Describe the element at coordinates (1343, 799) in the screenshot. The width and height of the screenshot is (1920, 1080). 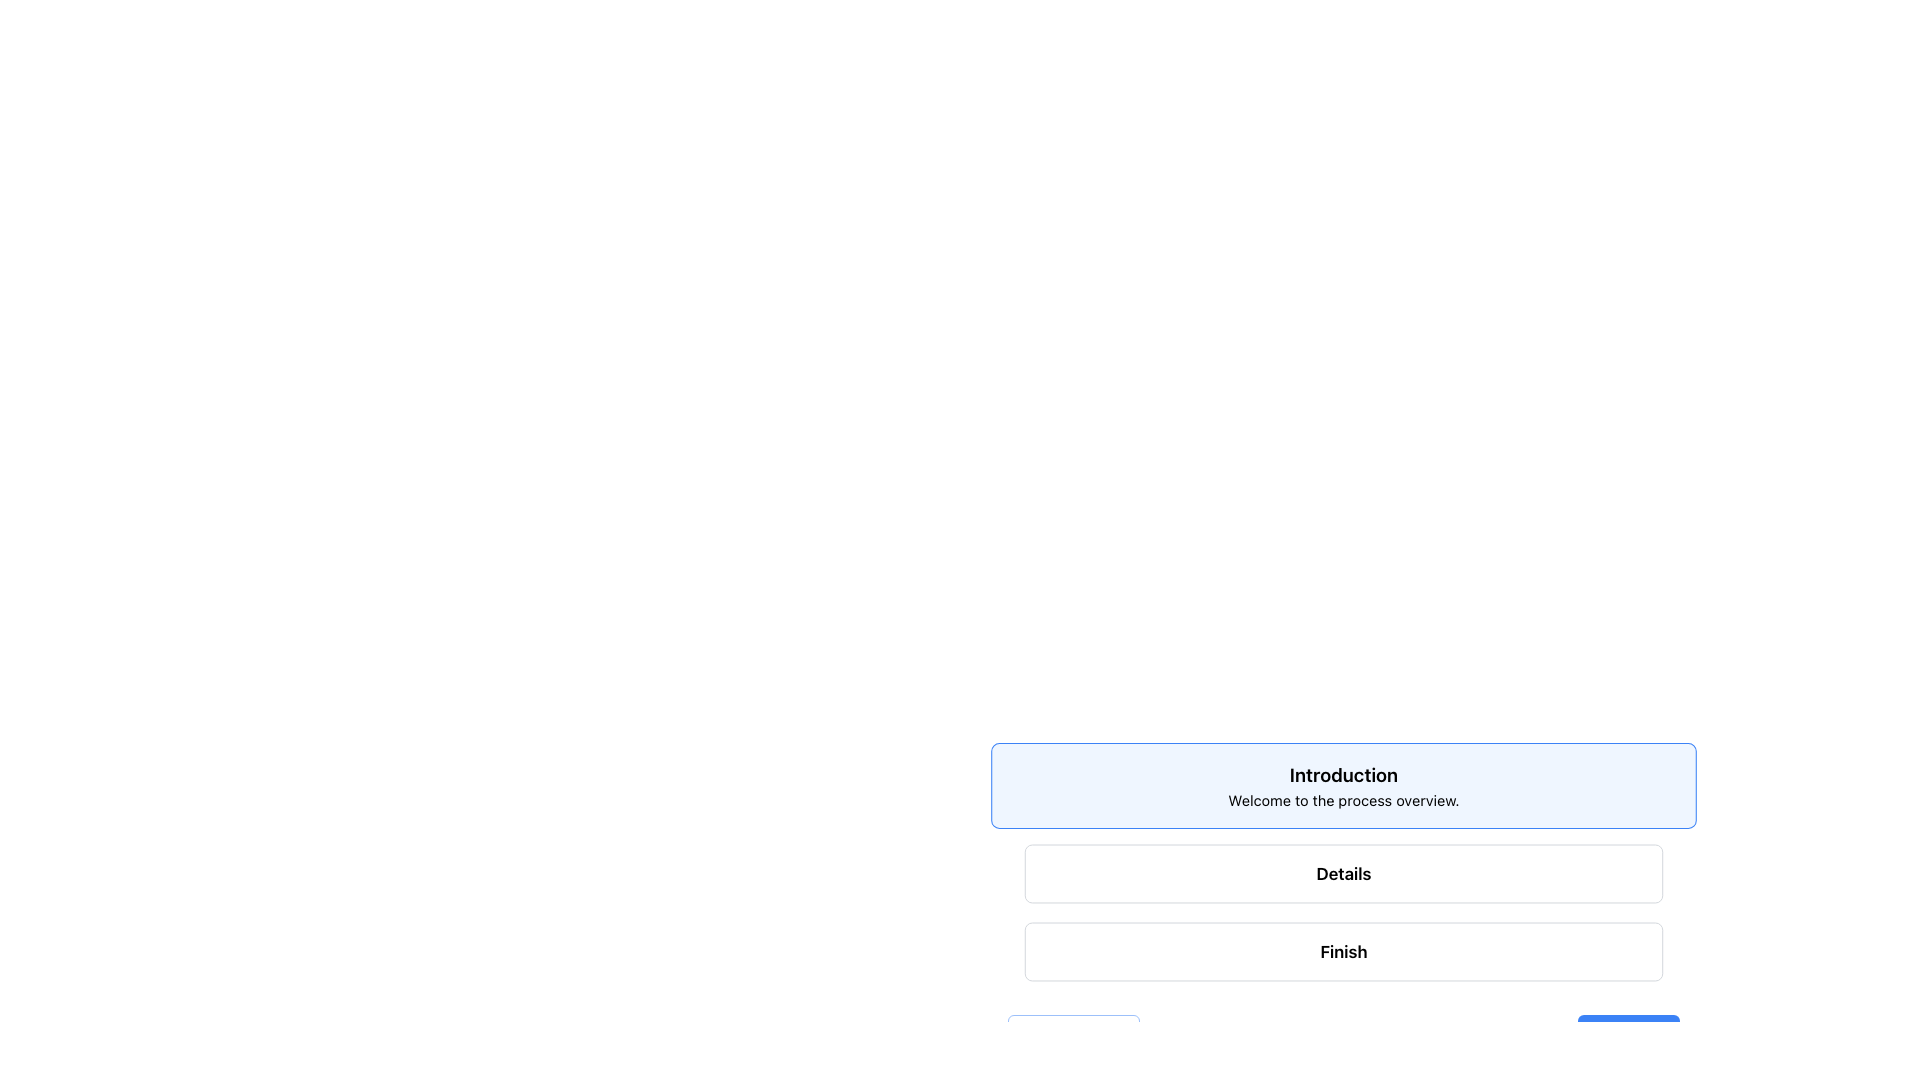
I see `the Text Label located below the 'Introduction' title and above the 'Details' and 'Finish' sections, which serves as an introductory overview` at that location.